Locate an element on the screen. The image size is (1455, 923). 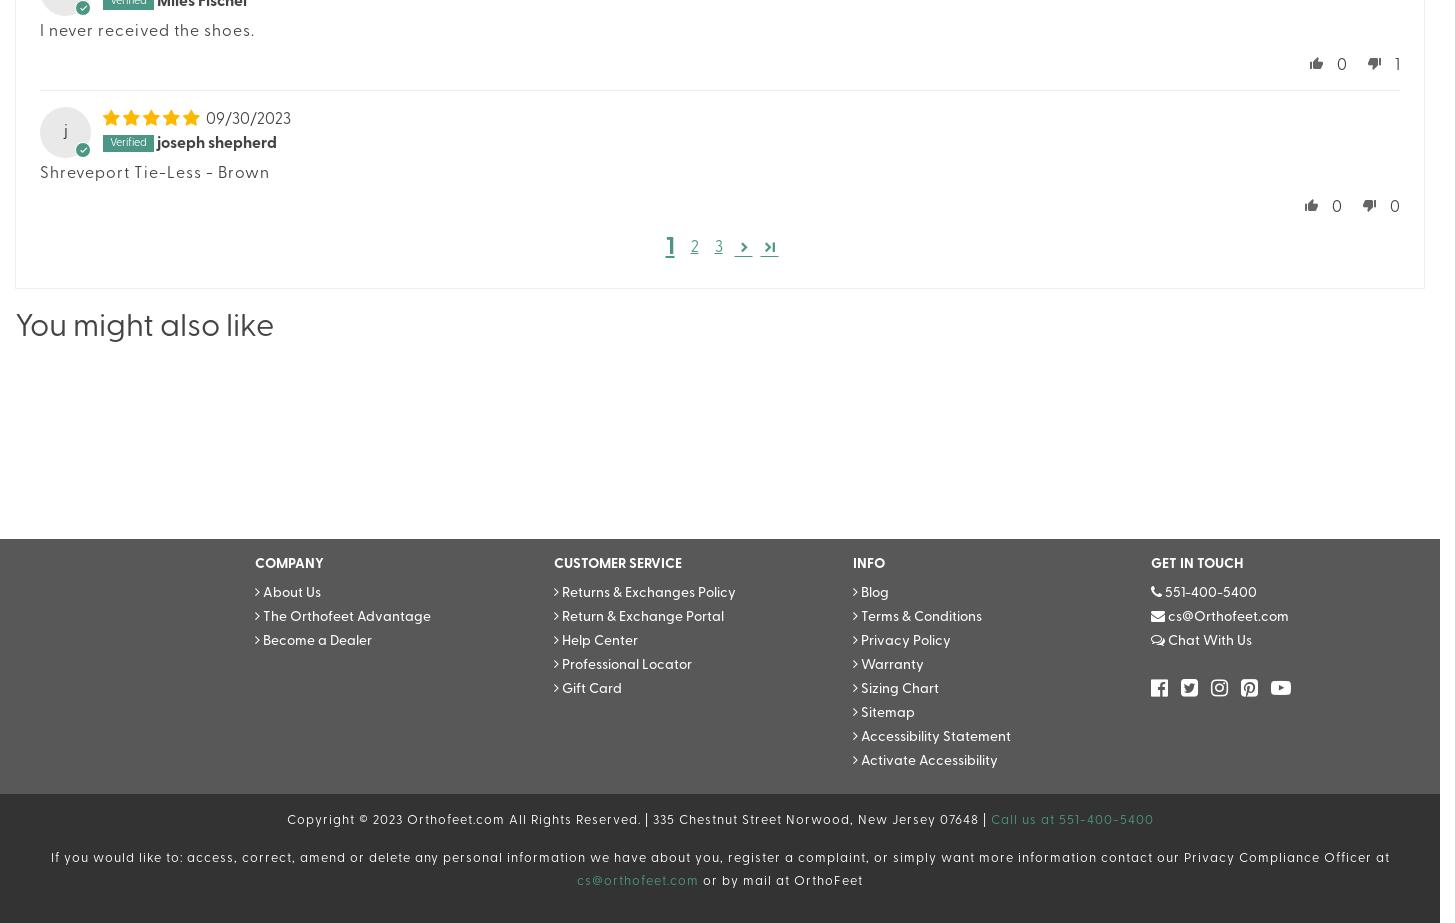
'Shreveport Tie-Less - Brown' is located at coordinates (154, 173).